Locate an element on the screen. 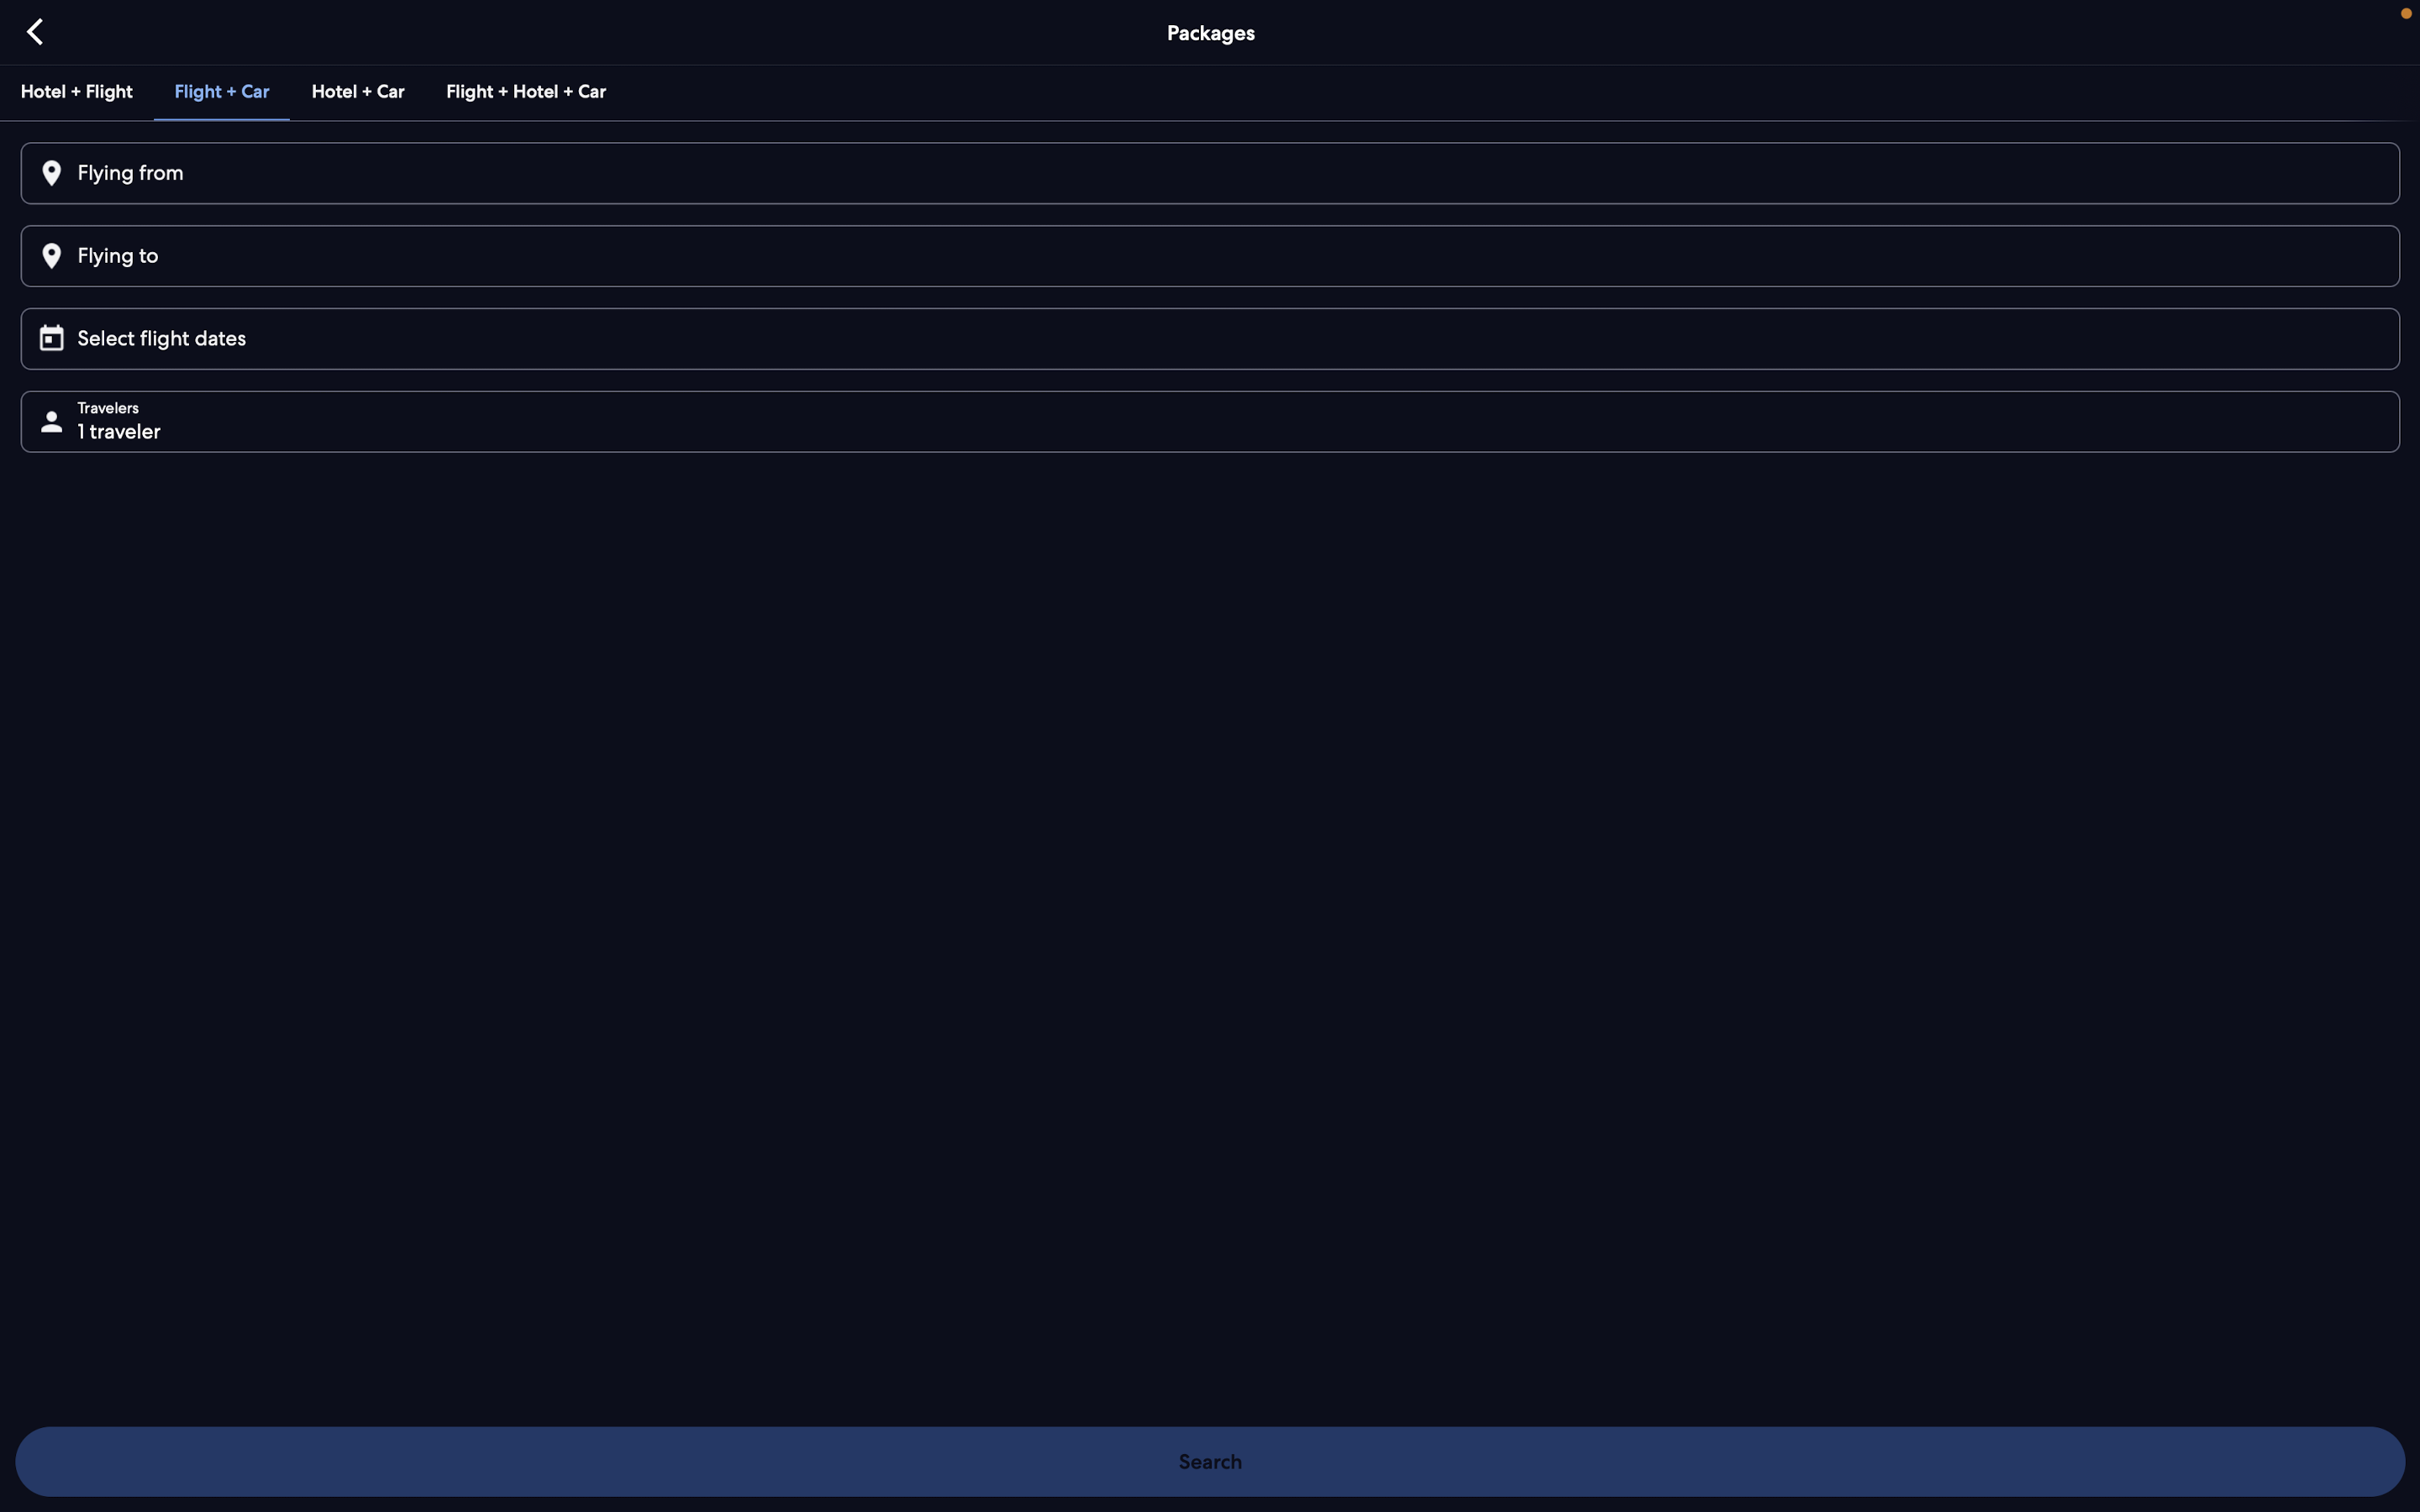 This screenshot has height=1512, width=2420. the option for a flight, hotel and car package is located at coordinates (523, 90).